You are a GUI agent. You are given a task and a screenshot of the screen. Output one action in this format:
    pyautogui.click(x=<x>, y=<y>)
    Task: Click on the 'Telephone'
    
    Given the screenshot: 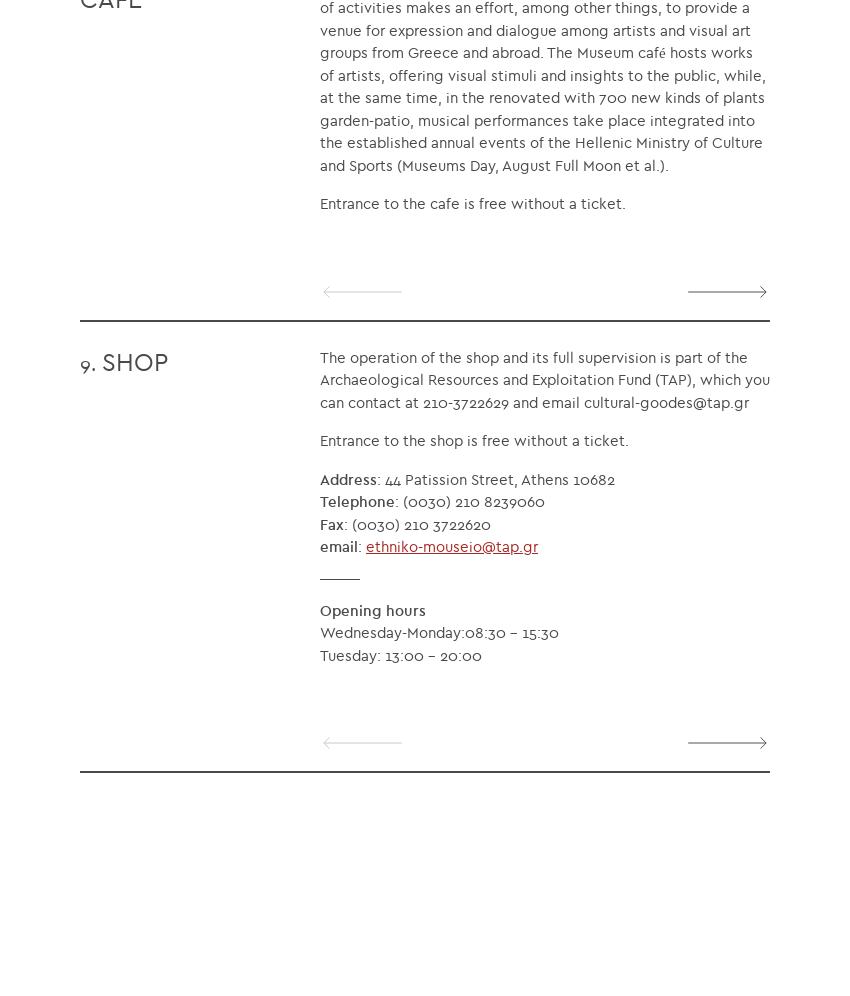 What is the action you would take?
    pyautogui.click(x=356, y=501)
    